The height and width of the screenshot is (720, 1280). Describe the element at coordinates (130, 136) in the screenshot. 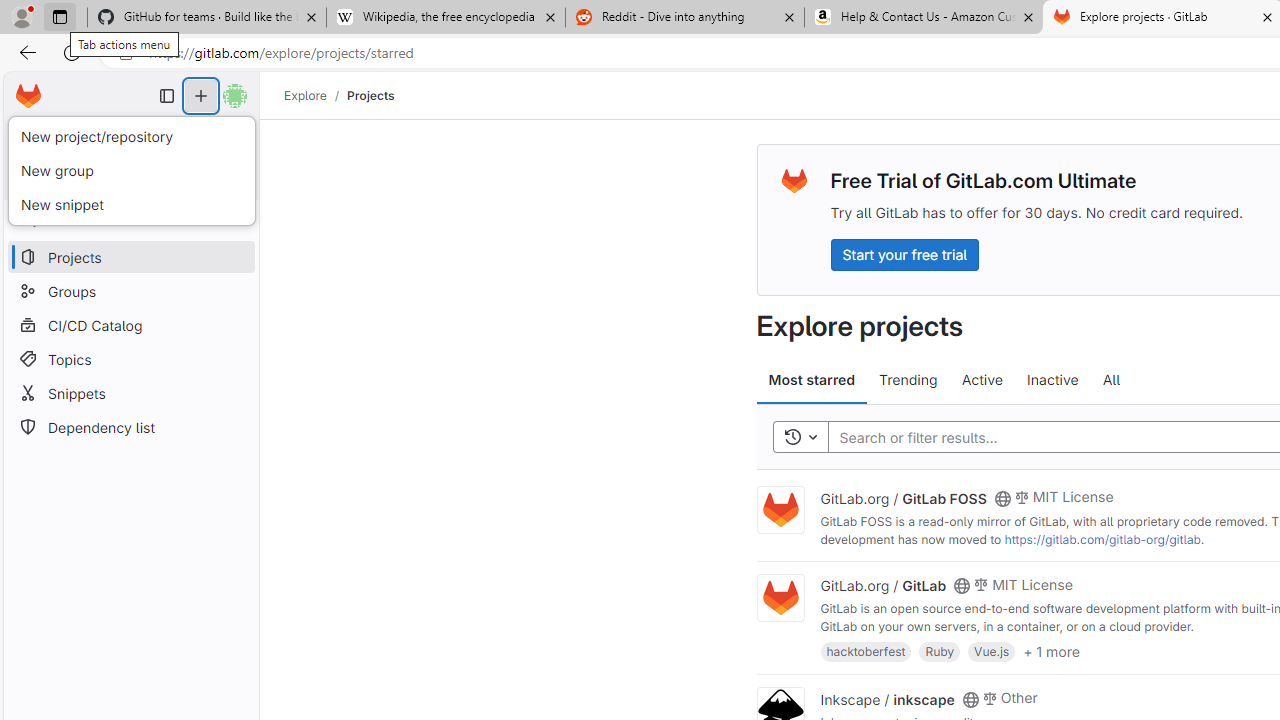

I see `'New project/repository'` at that location.